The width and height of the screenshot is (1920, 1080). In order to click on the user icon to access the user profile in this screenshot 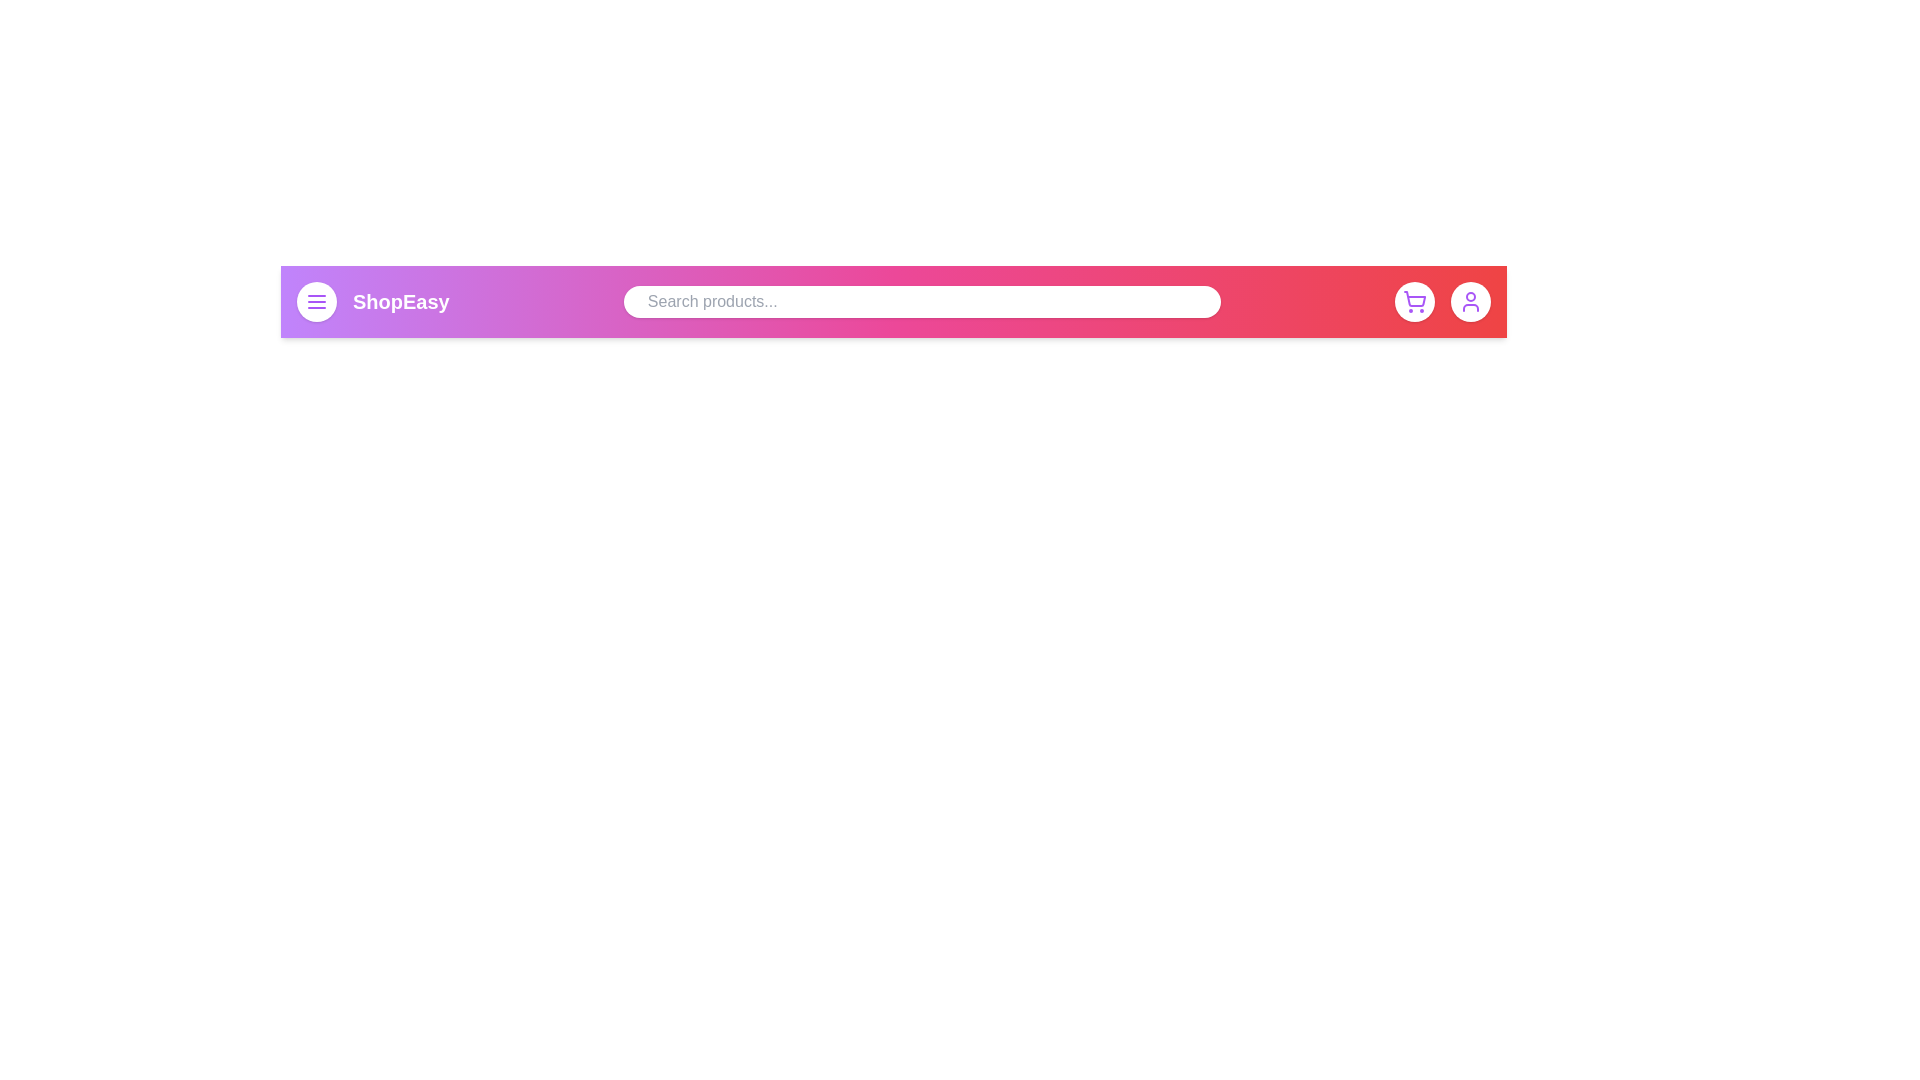, I will do `click(1470, 301)`.